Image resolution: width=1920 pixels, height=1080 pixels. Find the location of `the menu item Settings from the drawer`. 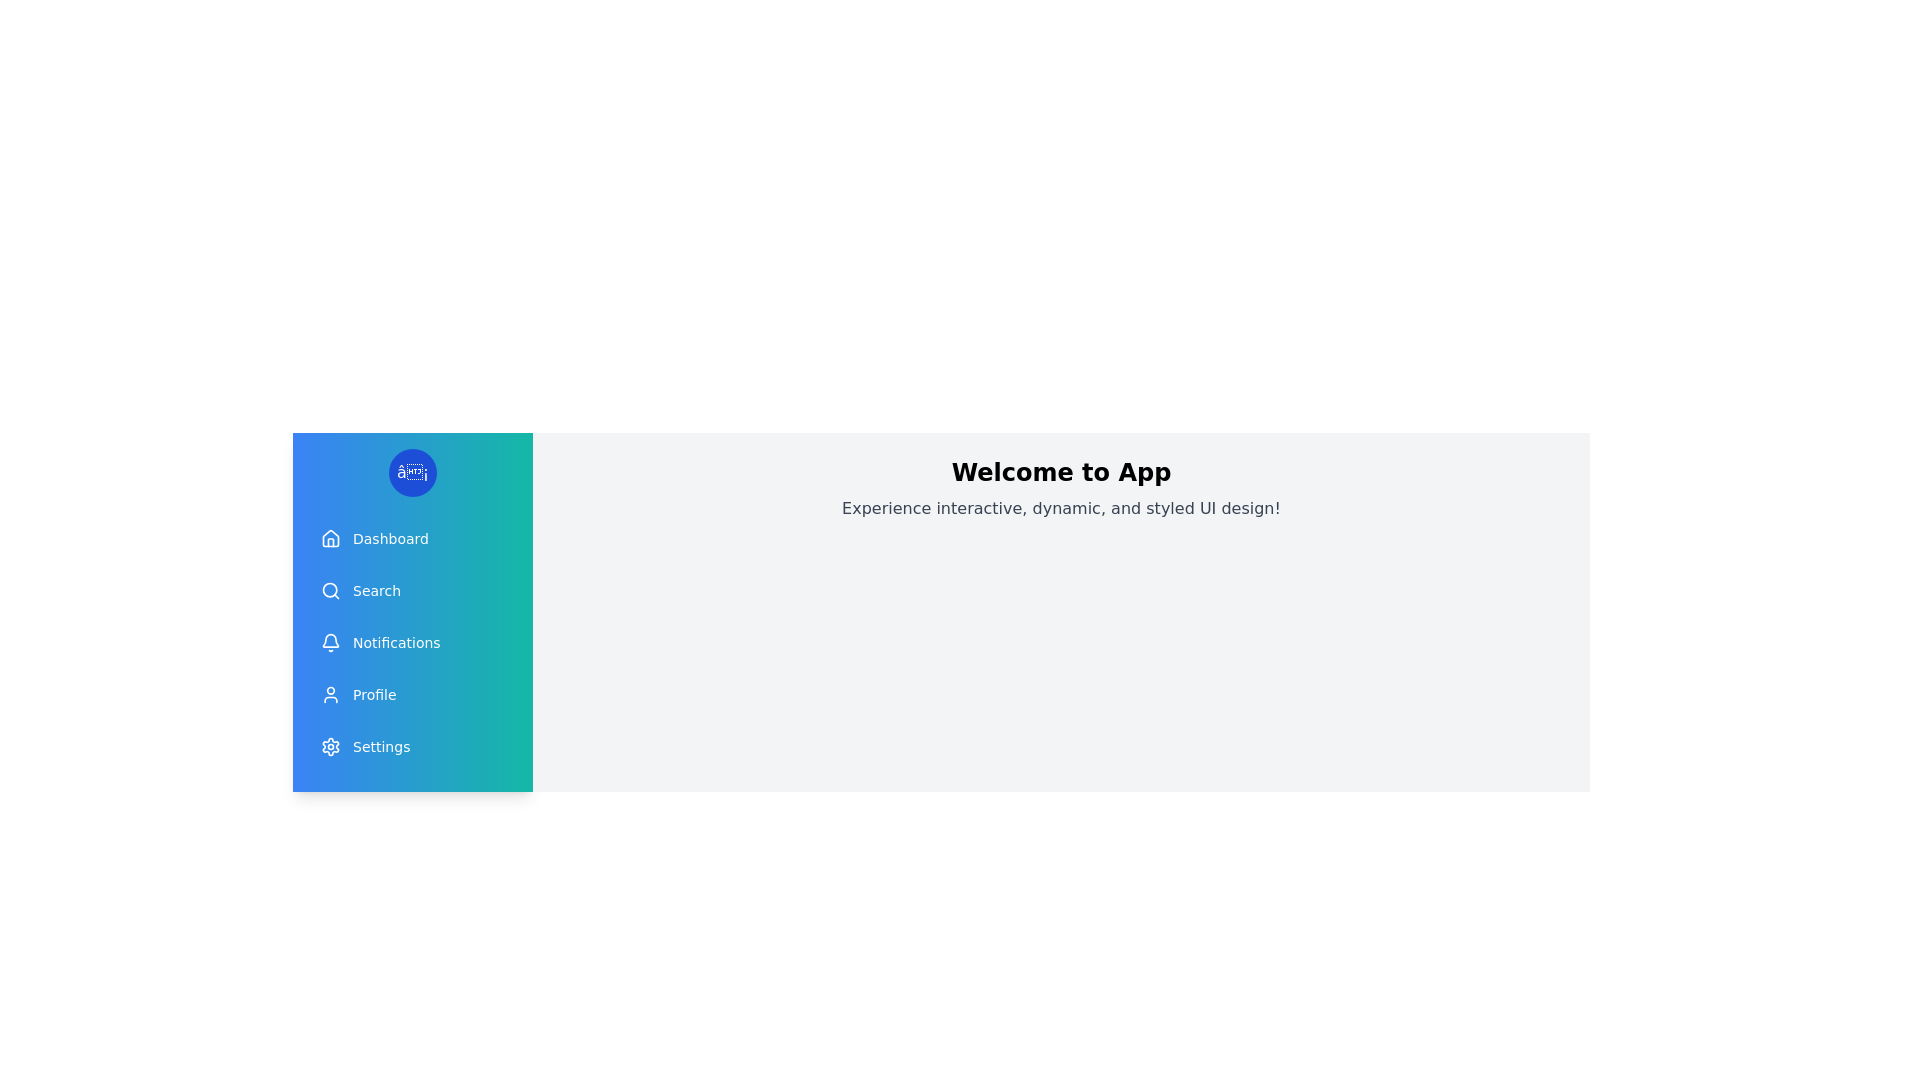

the menu item Settings from the drawer is located at coordinates (411, 747).